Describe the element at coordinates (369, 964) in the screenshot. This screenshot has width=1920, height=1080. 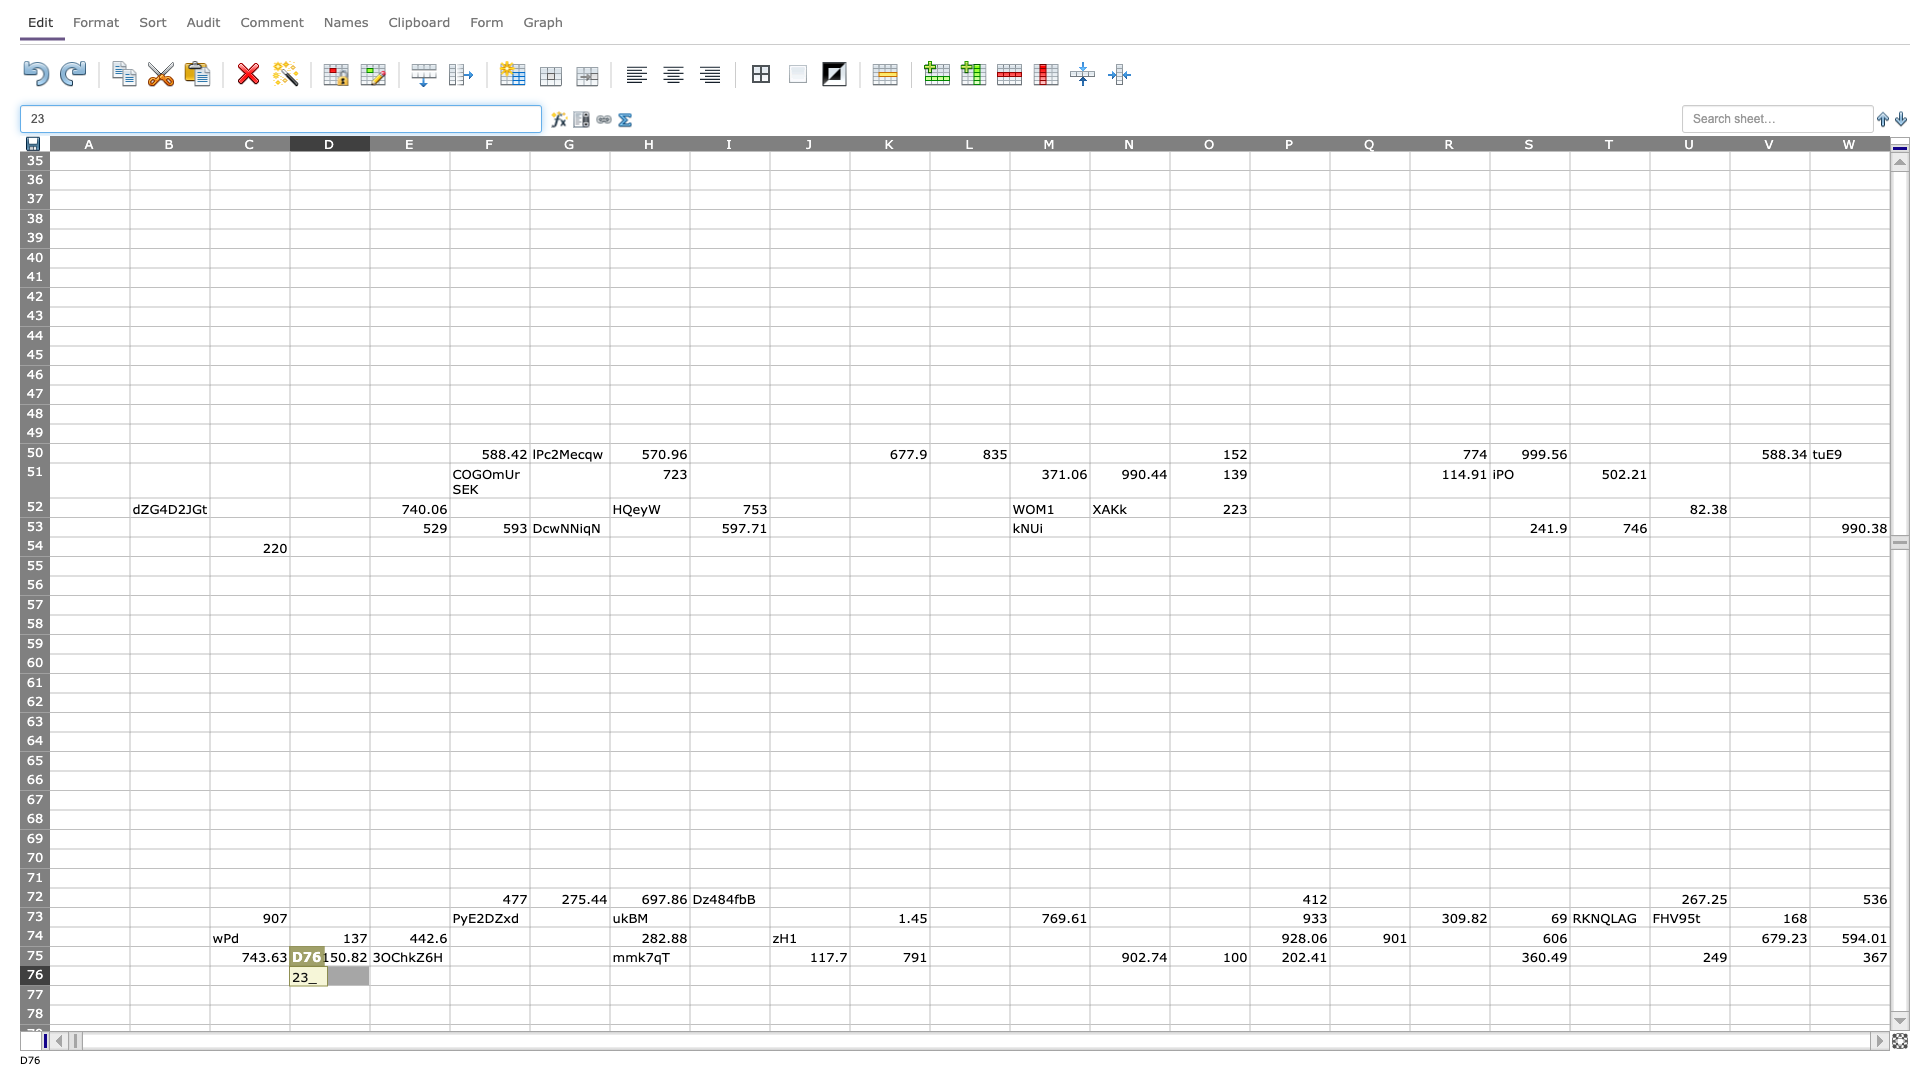
I see `top left corner of cell E76` at that location.